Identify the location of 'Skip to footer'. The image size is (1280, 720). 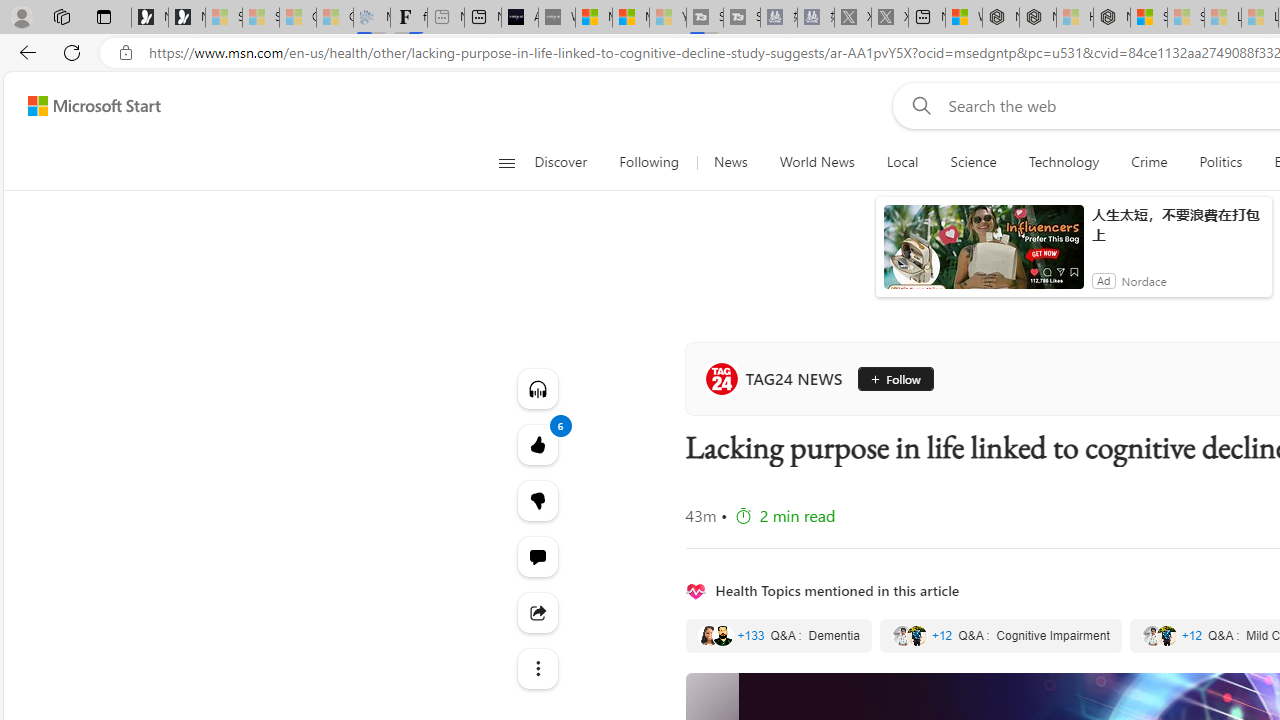
(81, 105).